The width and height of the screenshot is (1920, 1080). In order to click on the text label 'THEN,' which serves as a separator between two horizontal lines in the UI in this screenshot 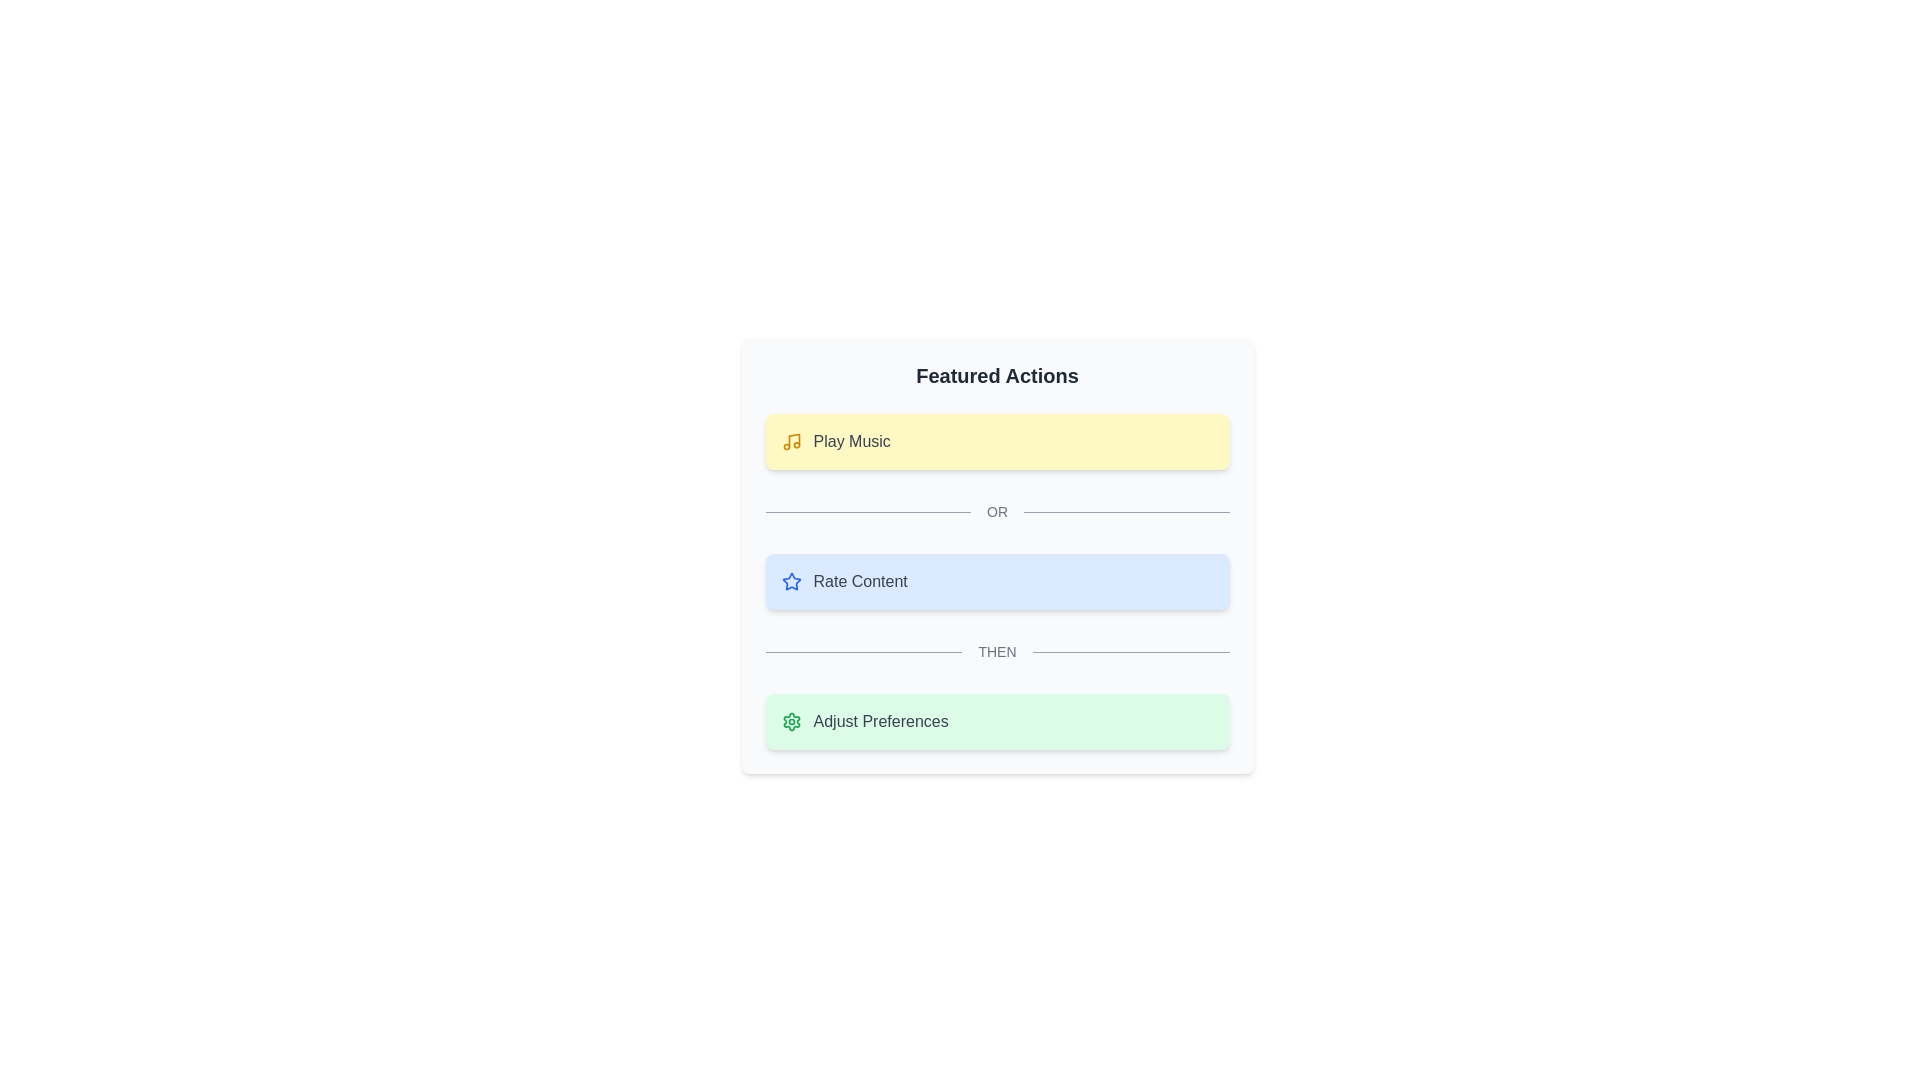, I will do `click(997, 651)`.